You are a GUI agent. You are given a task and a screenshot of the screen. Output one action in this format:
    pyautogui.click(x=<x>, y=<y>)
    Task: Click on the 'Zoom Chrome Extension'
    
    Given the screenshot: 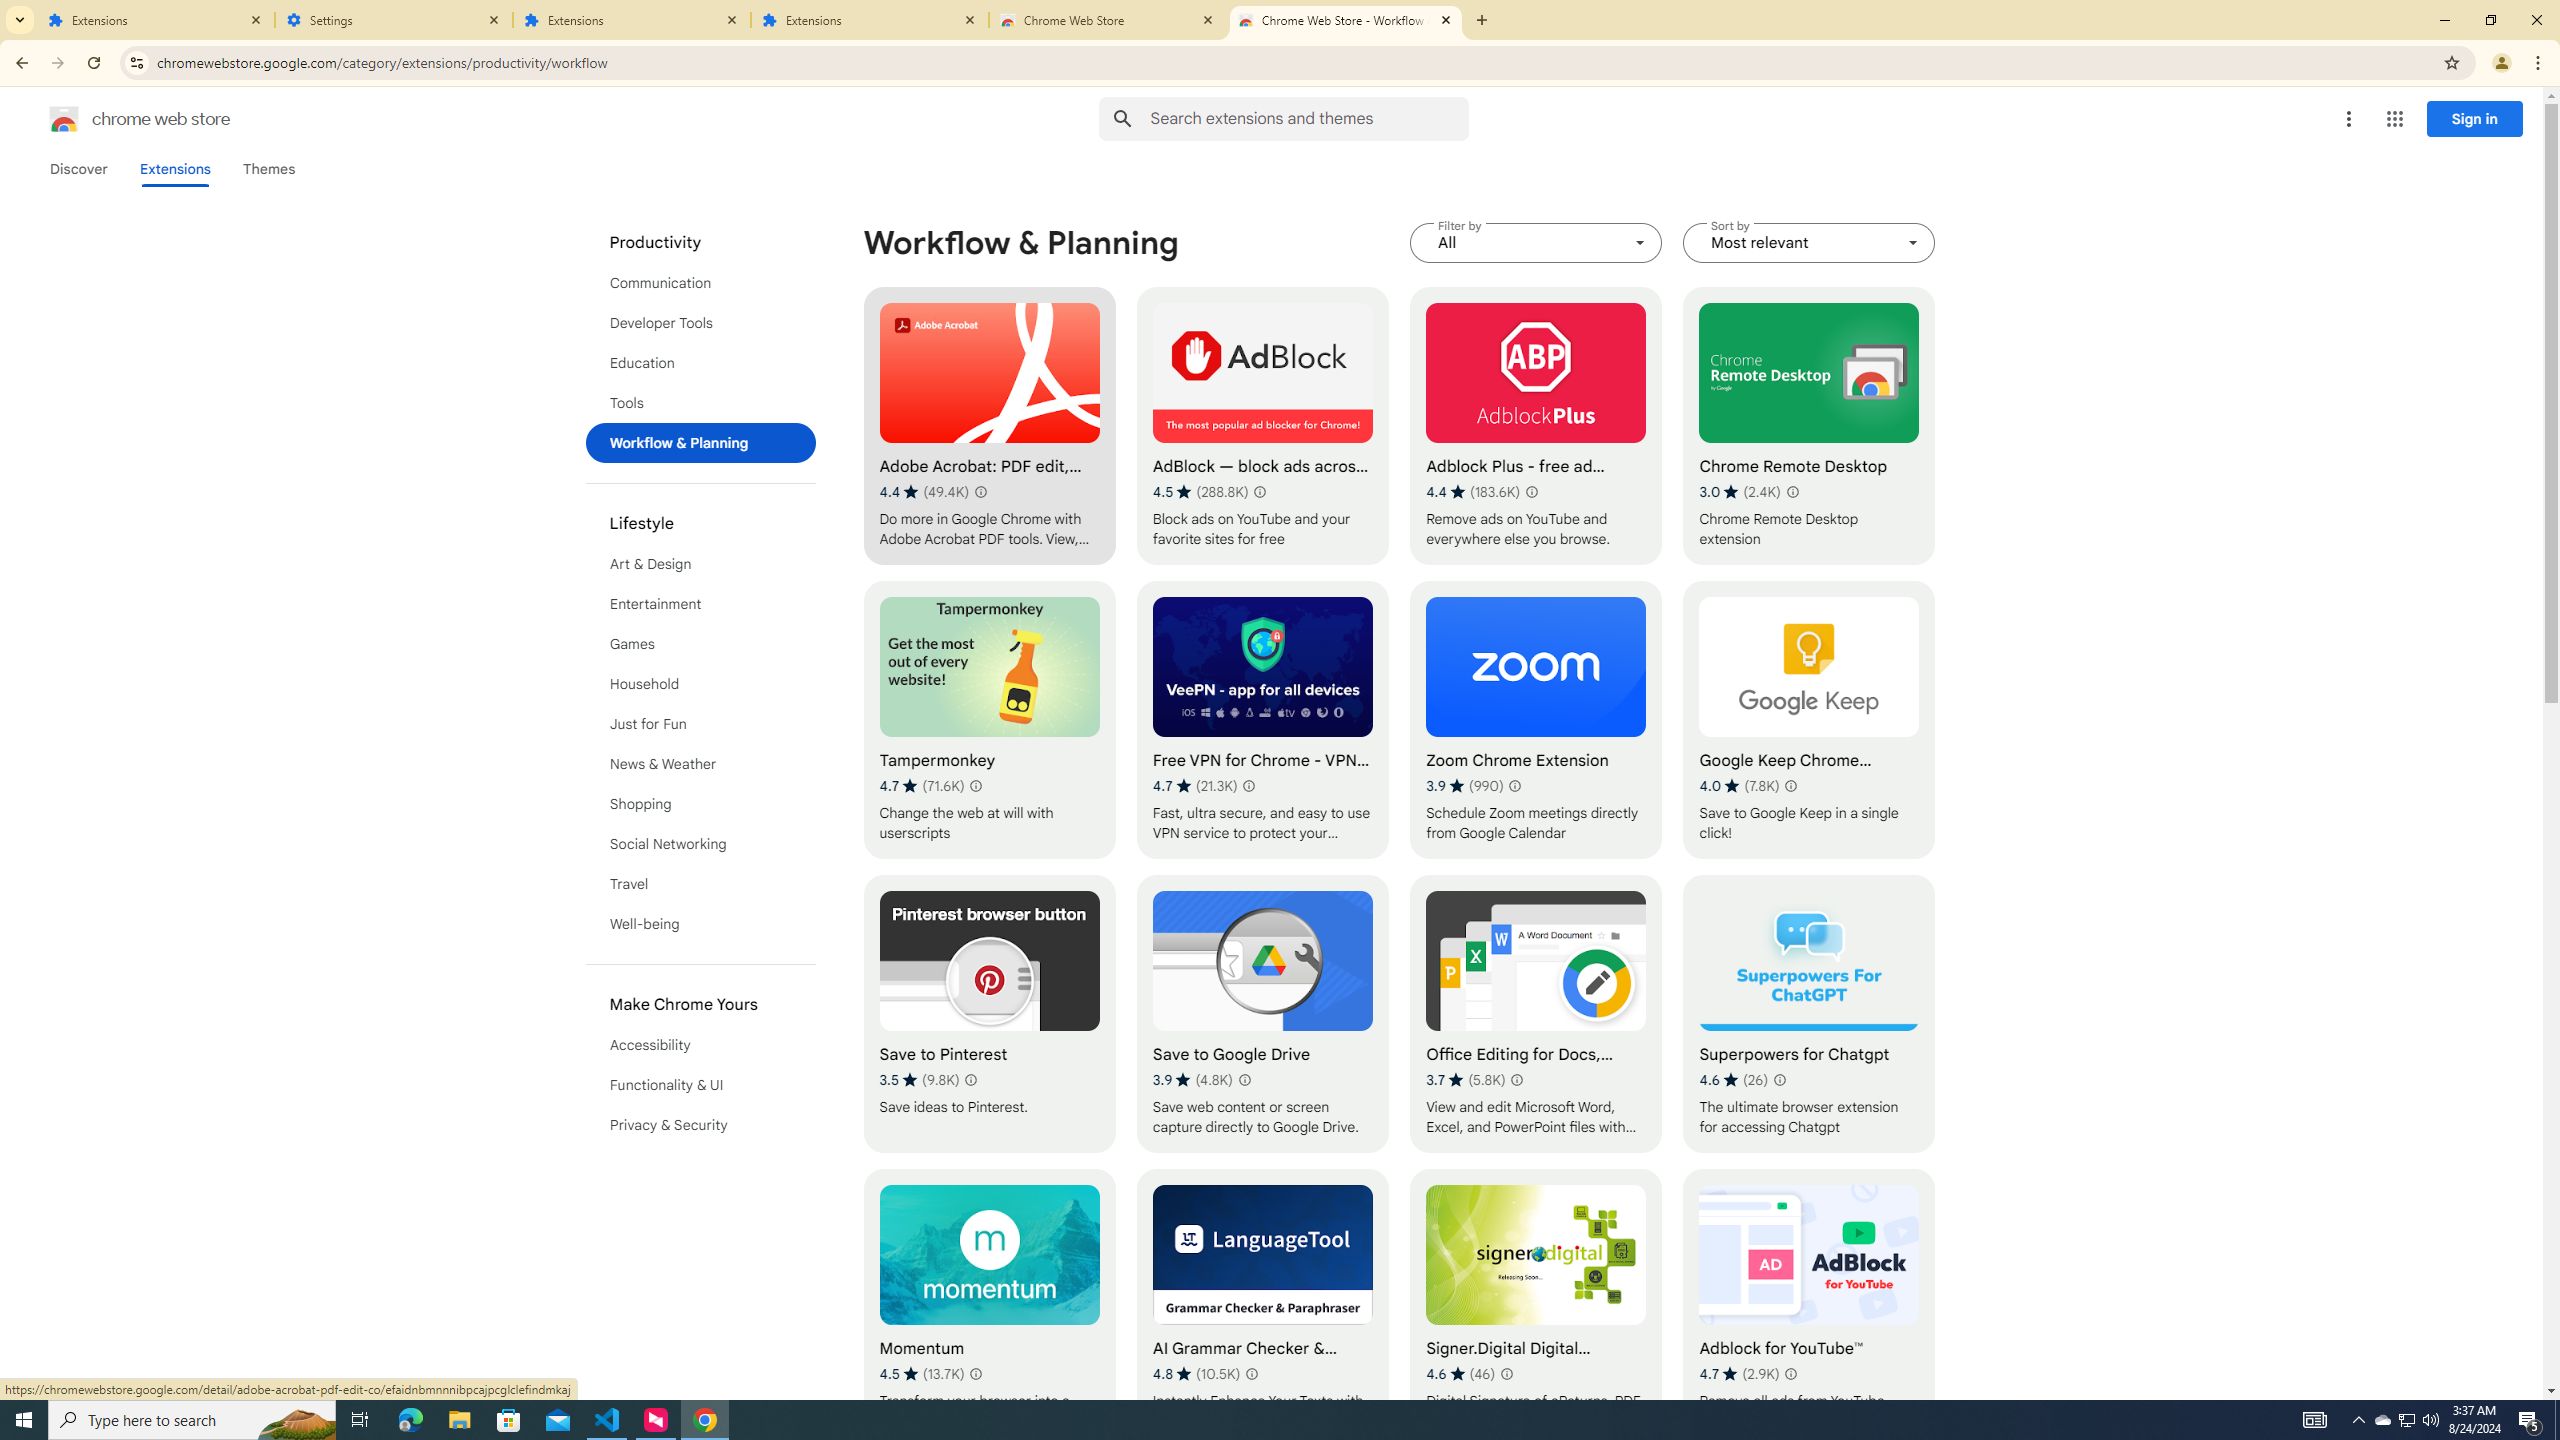 What is the action you would take?
    pyautogui.click(x=1536, y=720)
    